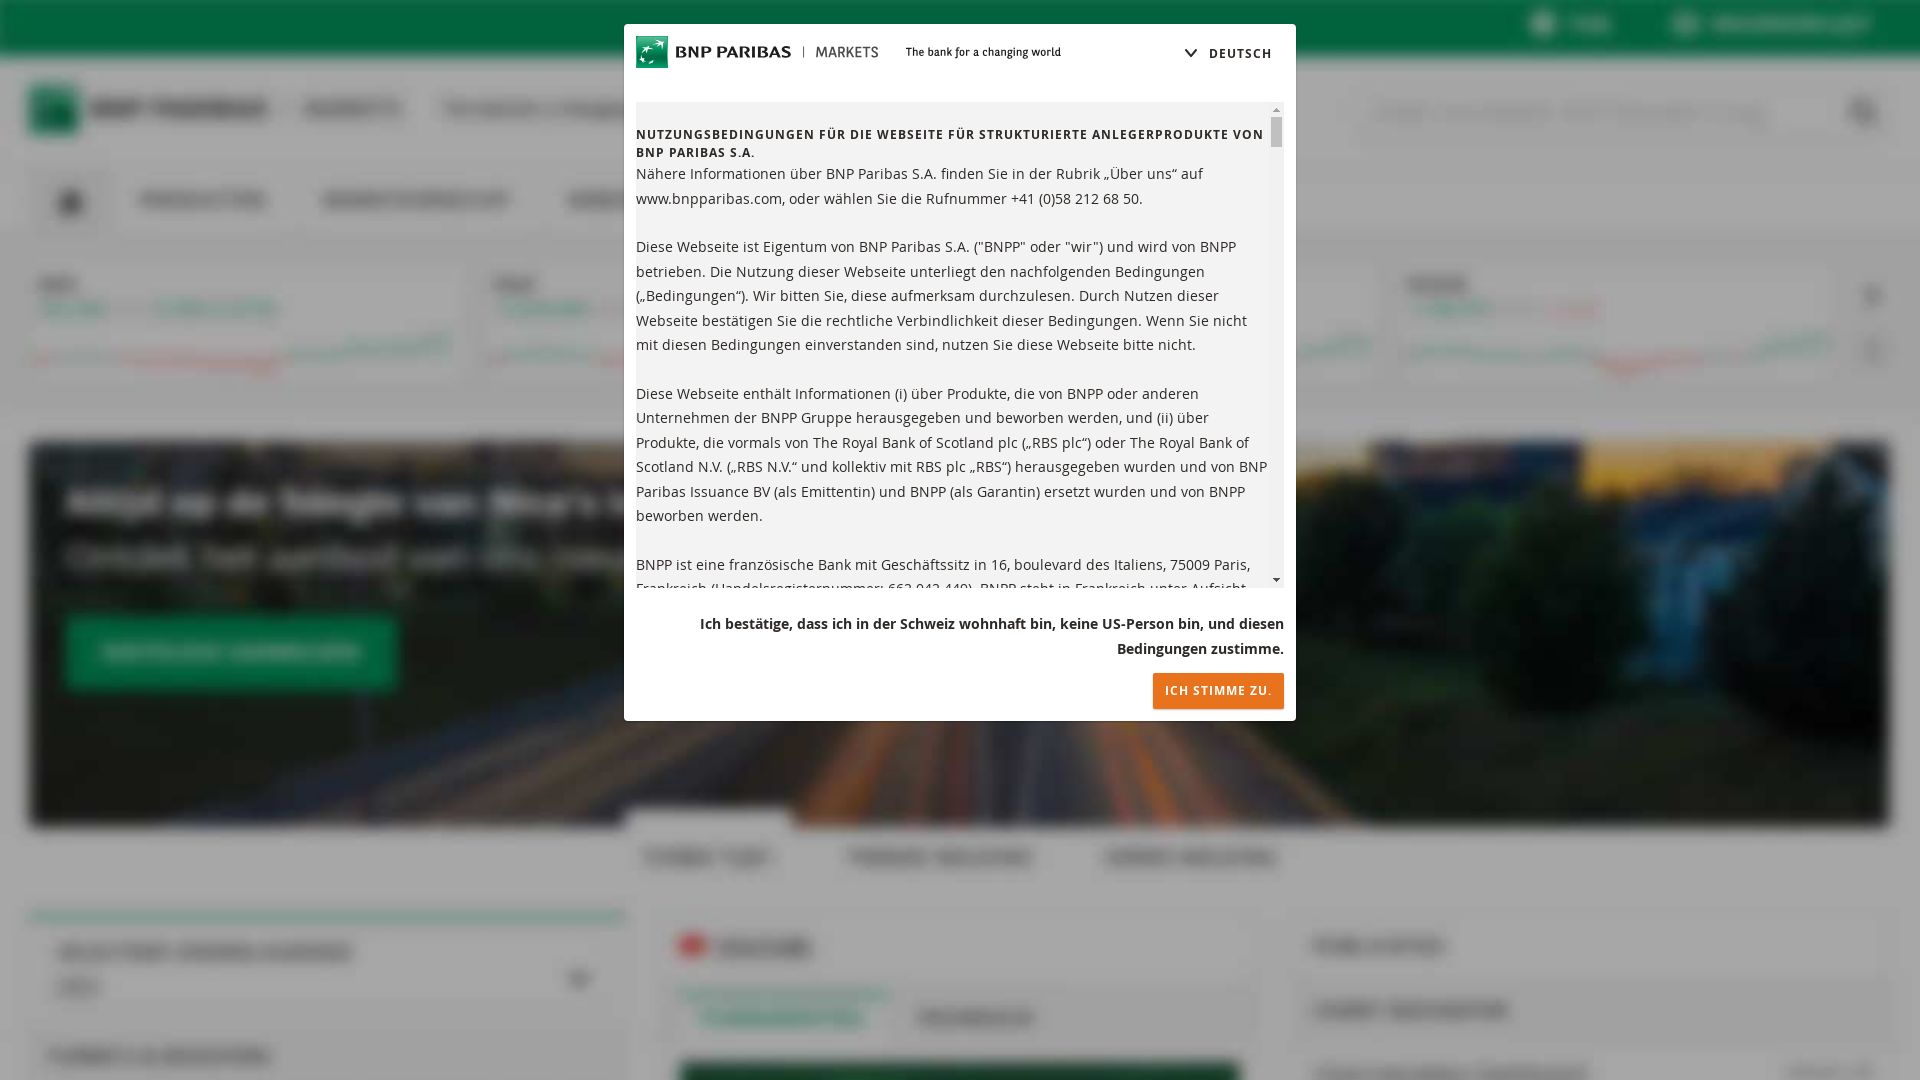 The height and width of the screenshot is (1080, 1920). I want to click on 'DEUTSCH', so click(1226, 53).